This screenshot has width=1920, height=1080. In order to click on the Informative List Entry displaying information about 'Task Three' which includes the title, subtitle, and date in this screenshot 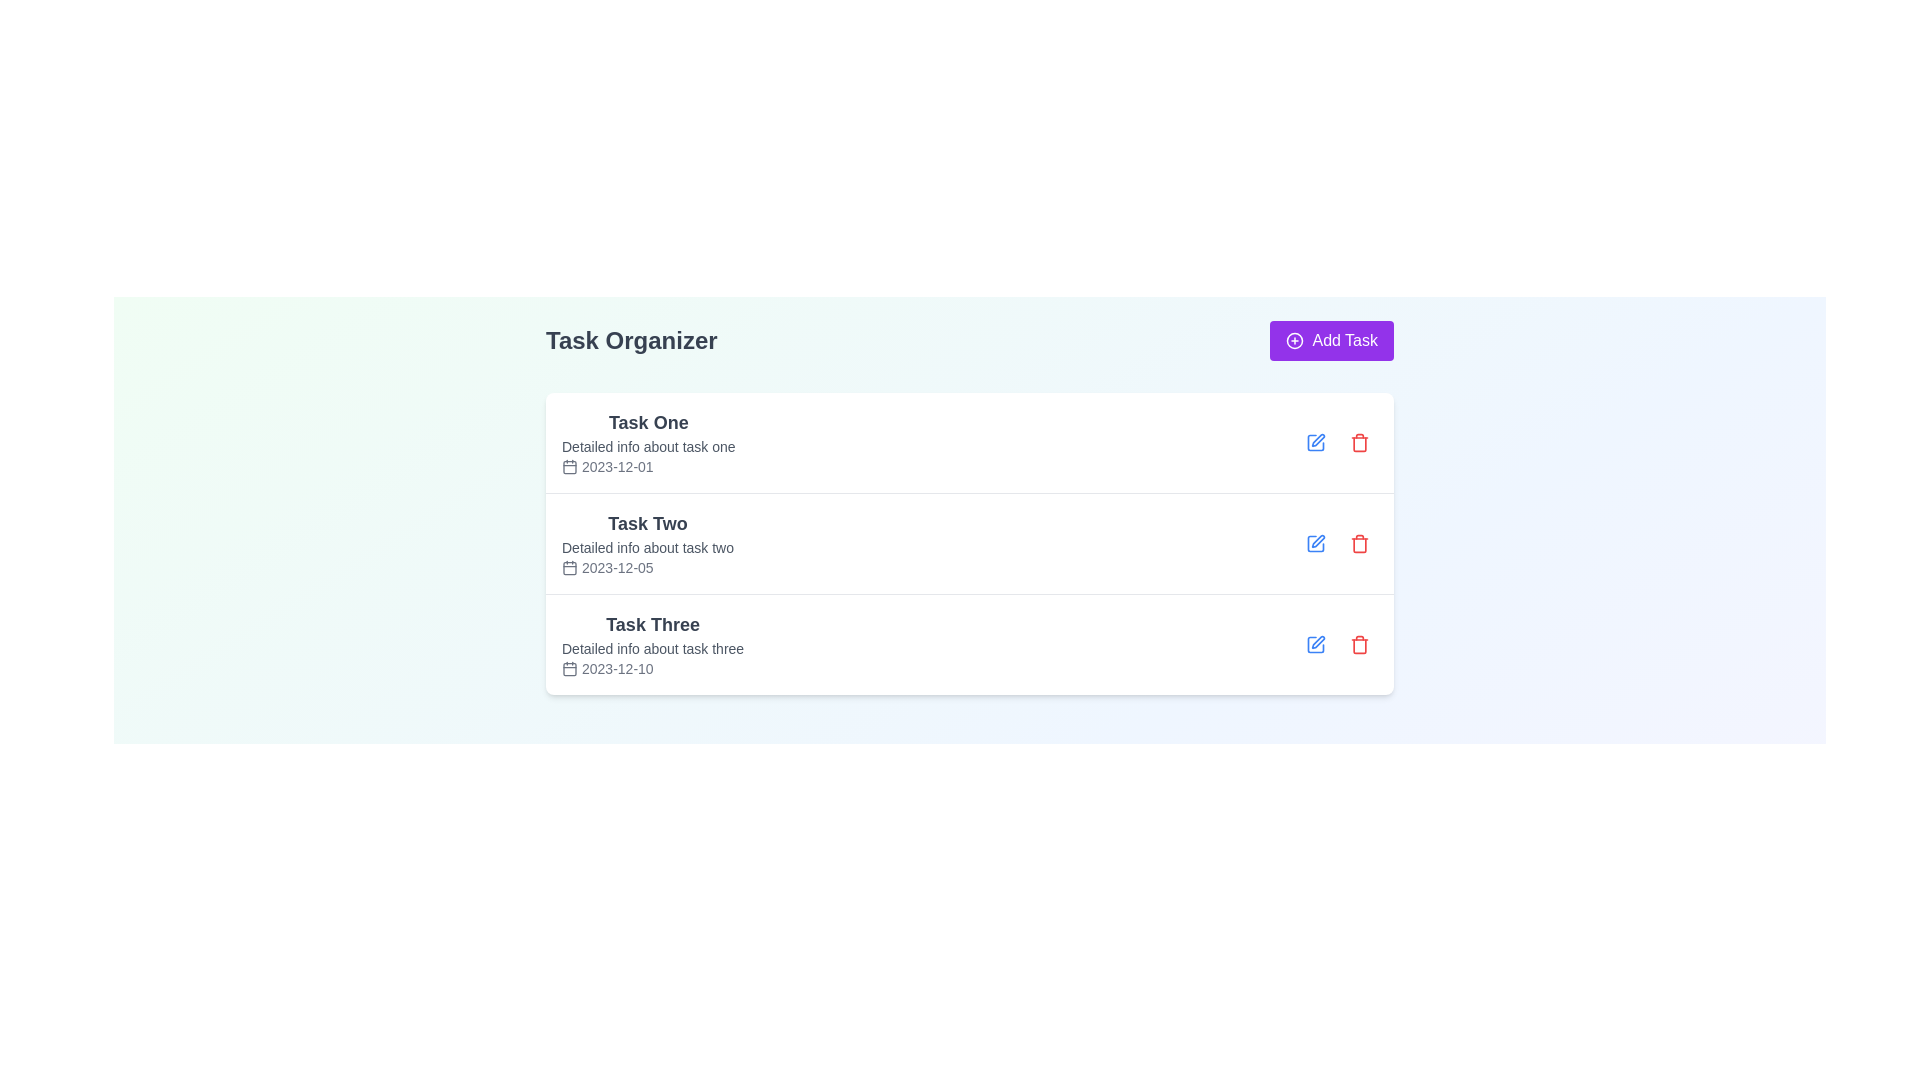, I will do `click(652, 644)`.